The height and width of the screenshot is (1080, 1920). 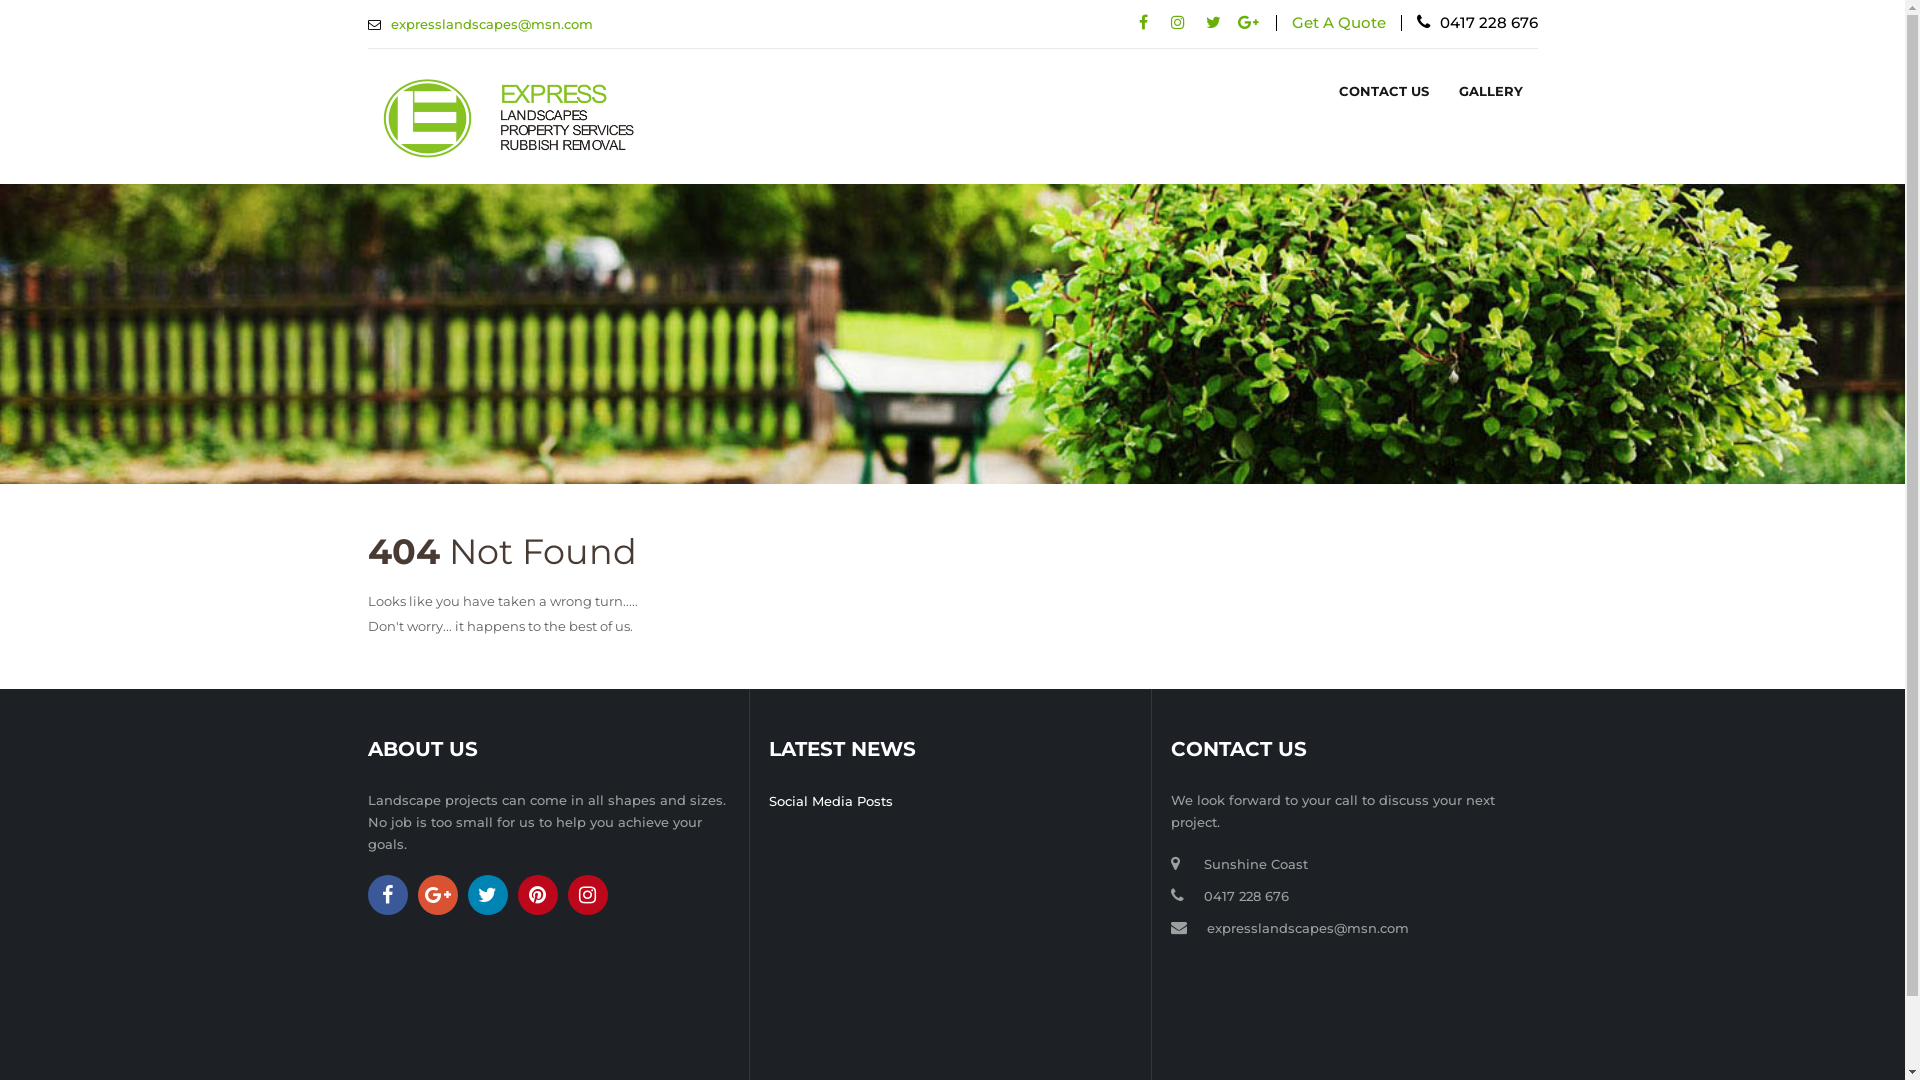 I want to click on 'CONTACT US', so click(x=1382, y=91).